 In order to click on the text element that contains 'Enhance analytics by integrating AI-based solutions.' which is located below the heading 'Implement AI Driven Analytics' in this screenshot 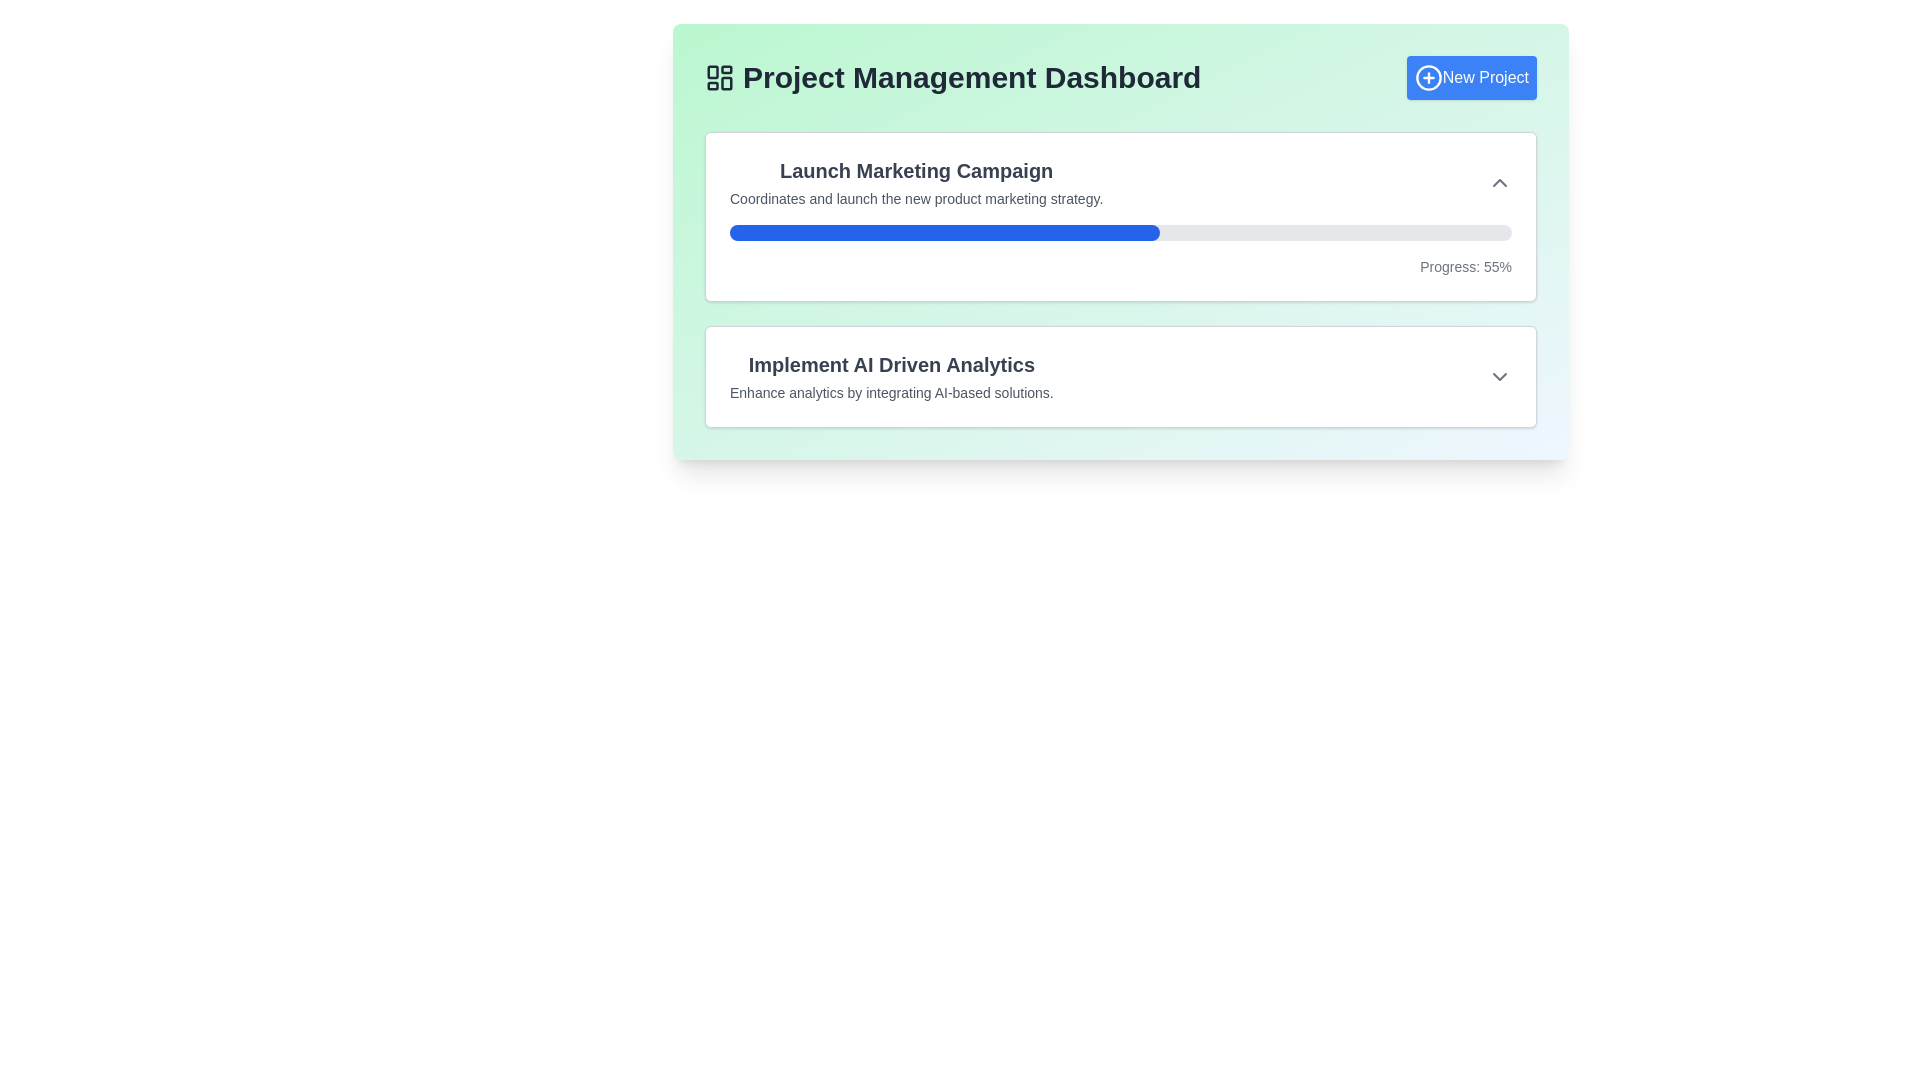, I will do `click(890, 393)`.